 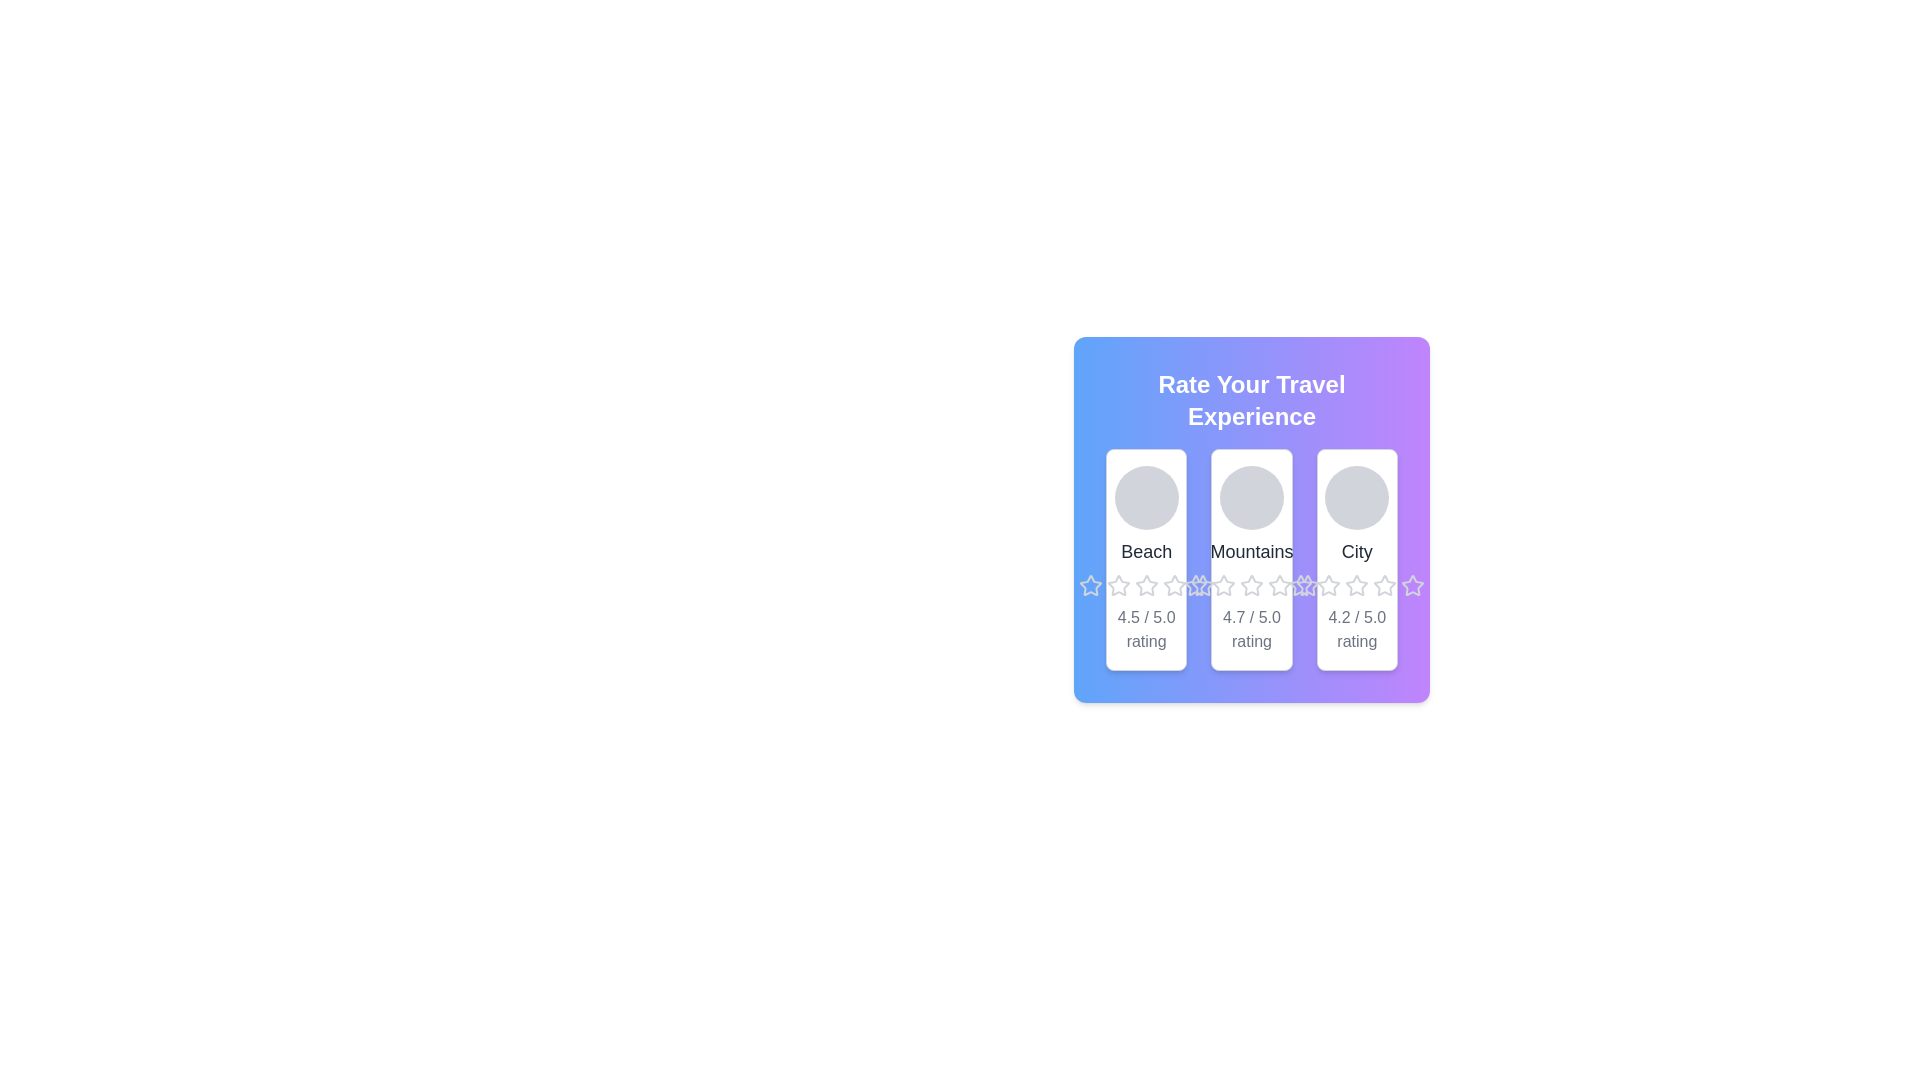 What do you see at coordinates (1251, 519) in the screenshot?
I see `the 'Mountains' card component` at bounding box center [1251, 519].